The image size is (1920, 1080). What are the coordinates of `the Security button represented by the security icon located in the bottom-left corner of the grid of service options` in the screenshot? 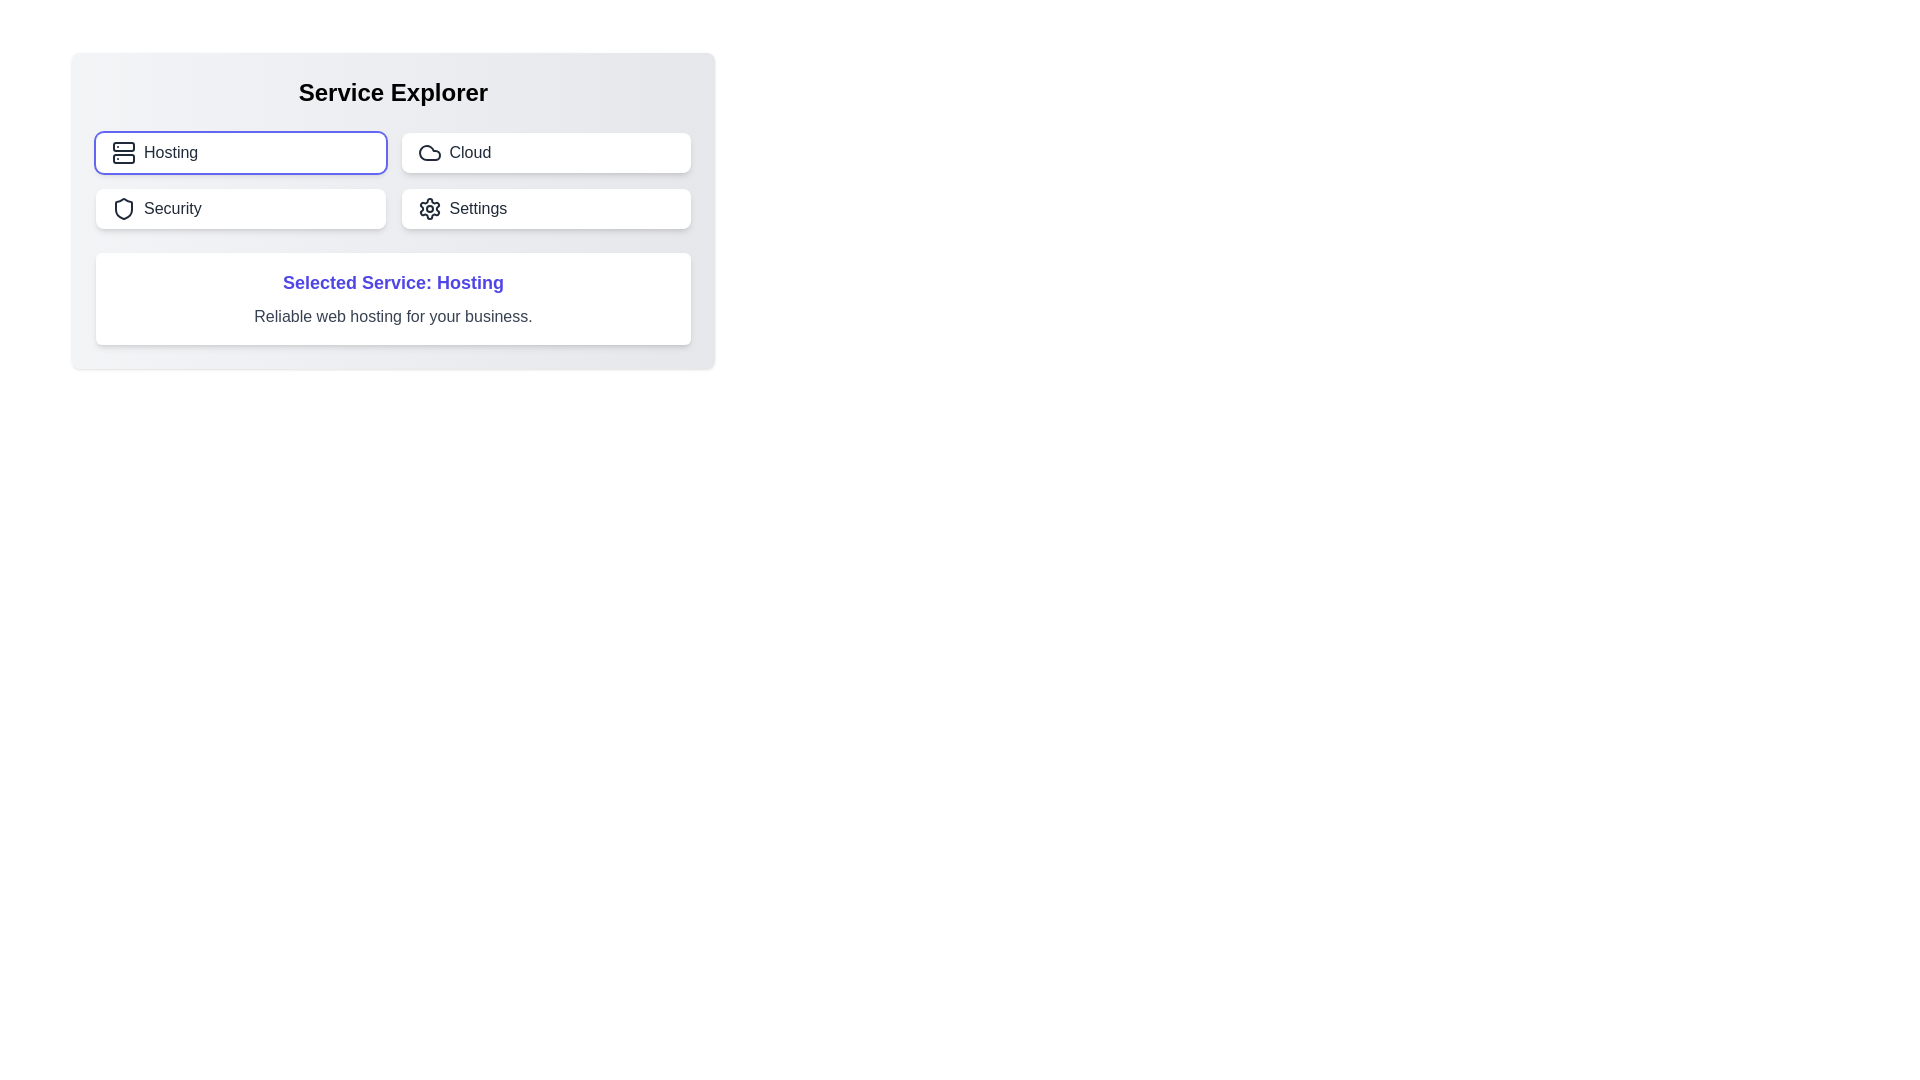 It's located at (123, 208).